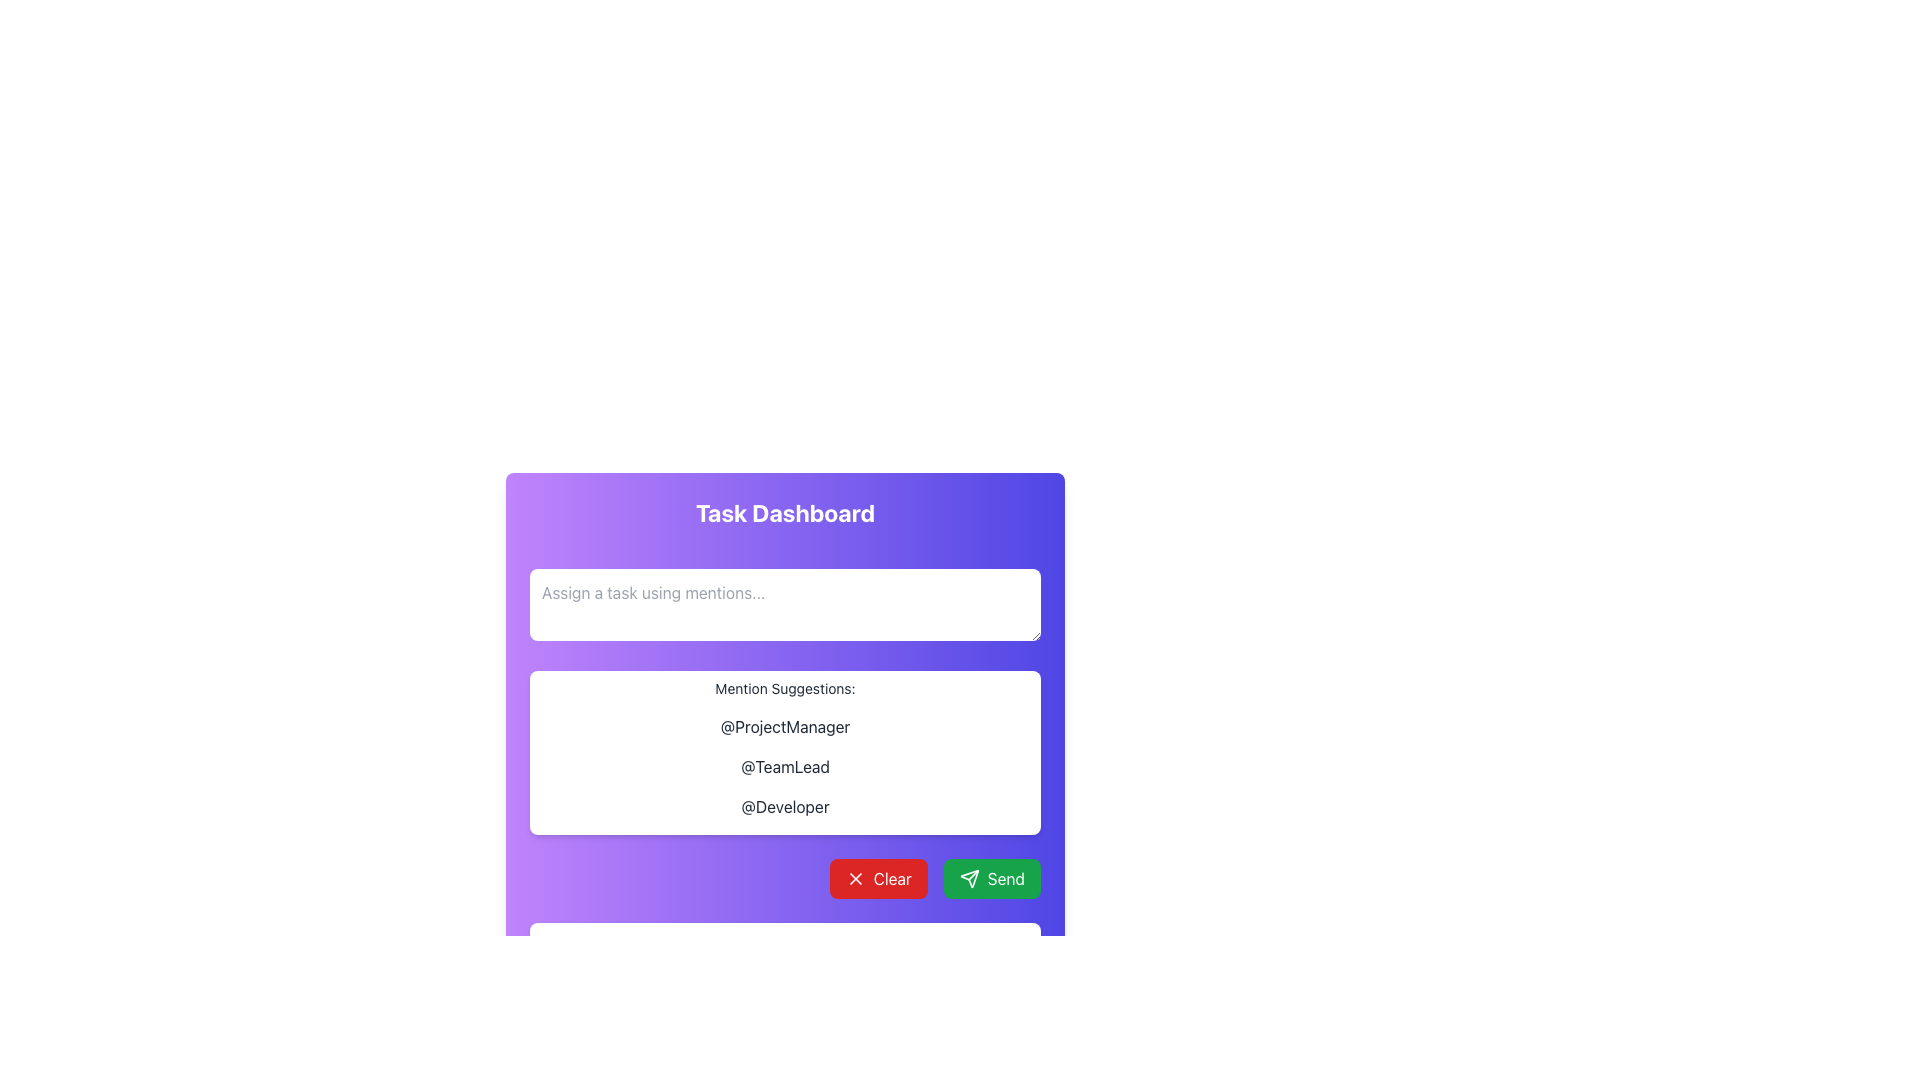  What do you see at coordinates (969, 878) in the screenshot?
I see `the 'Send' button which encompasses the decorative SVG icon located at the lower right corner of the interface` at bounding box center [969, 878].